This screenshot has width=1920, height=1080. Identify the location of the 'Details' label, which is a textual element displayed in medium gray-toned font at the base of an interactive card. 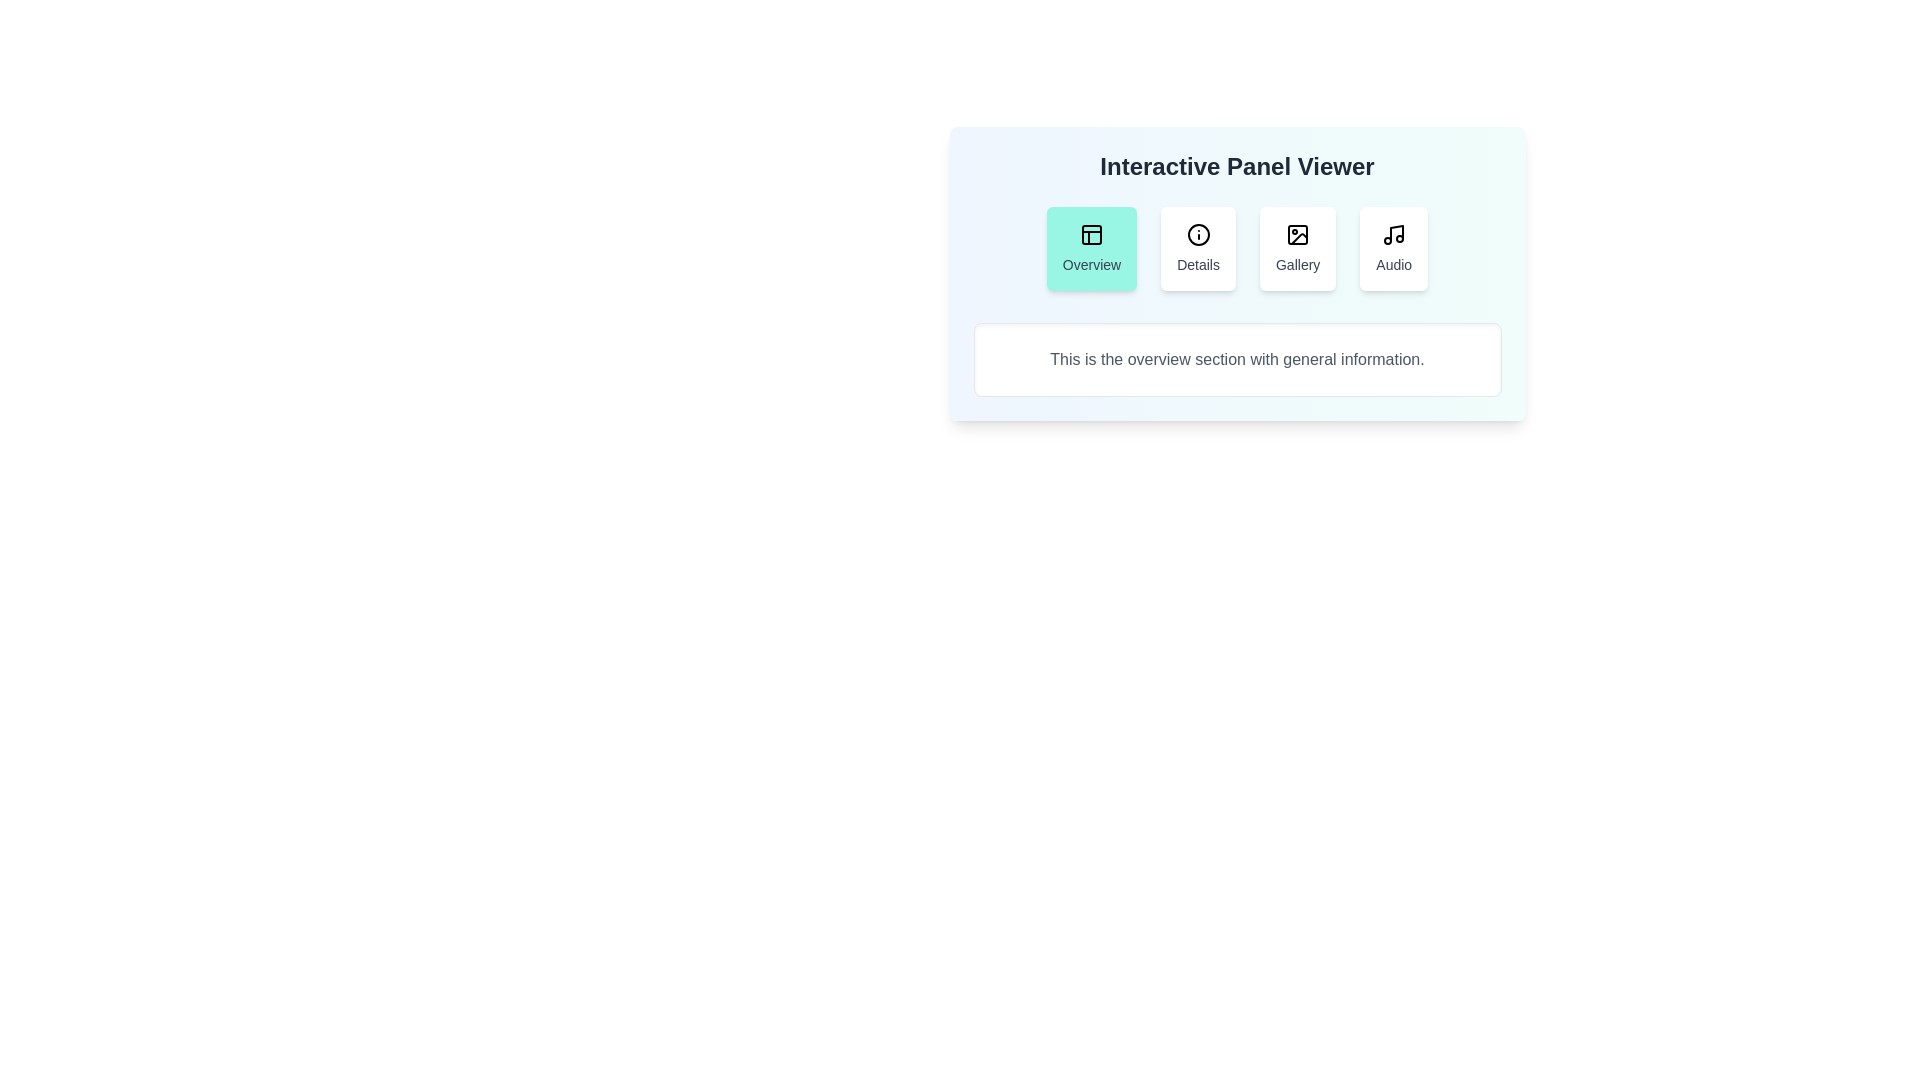
(1198, 264).